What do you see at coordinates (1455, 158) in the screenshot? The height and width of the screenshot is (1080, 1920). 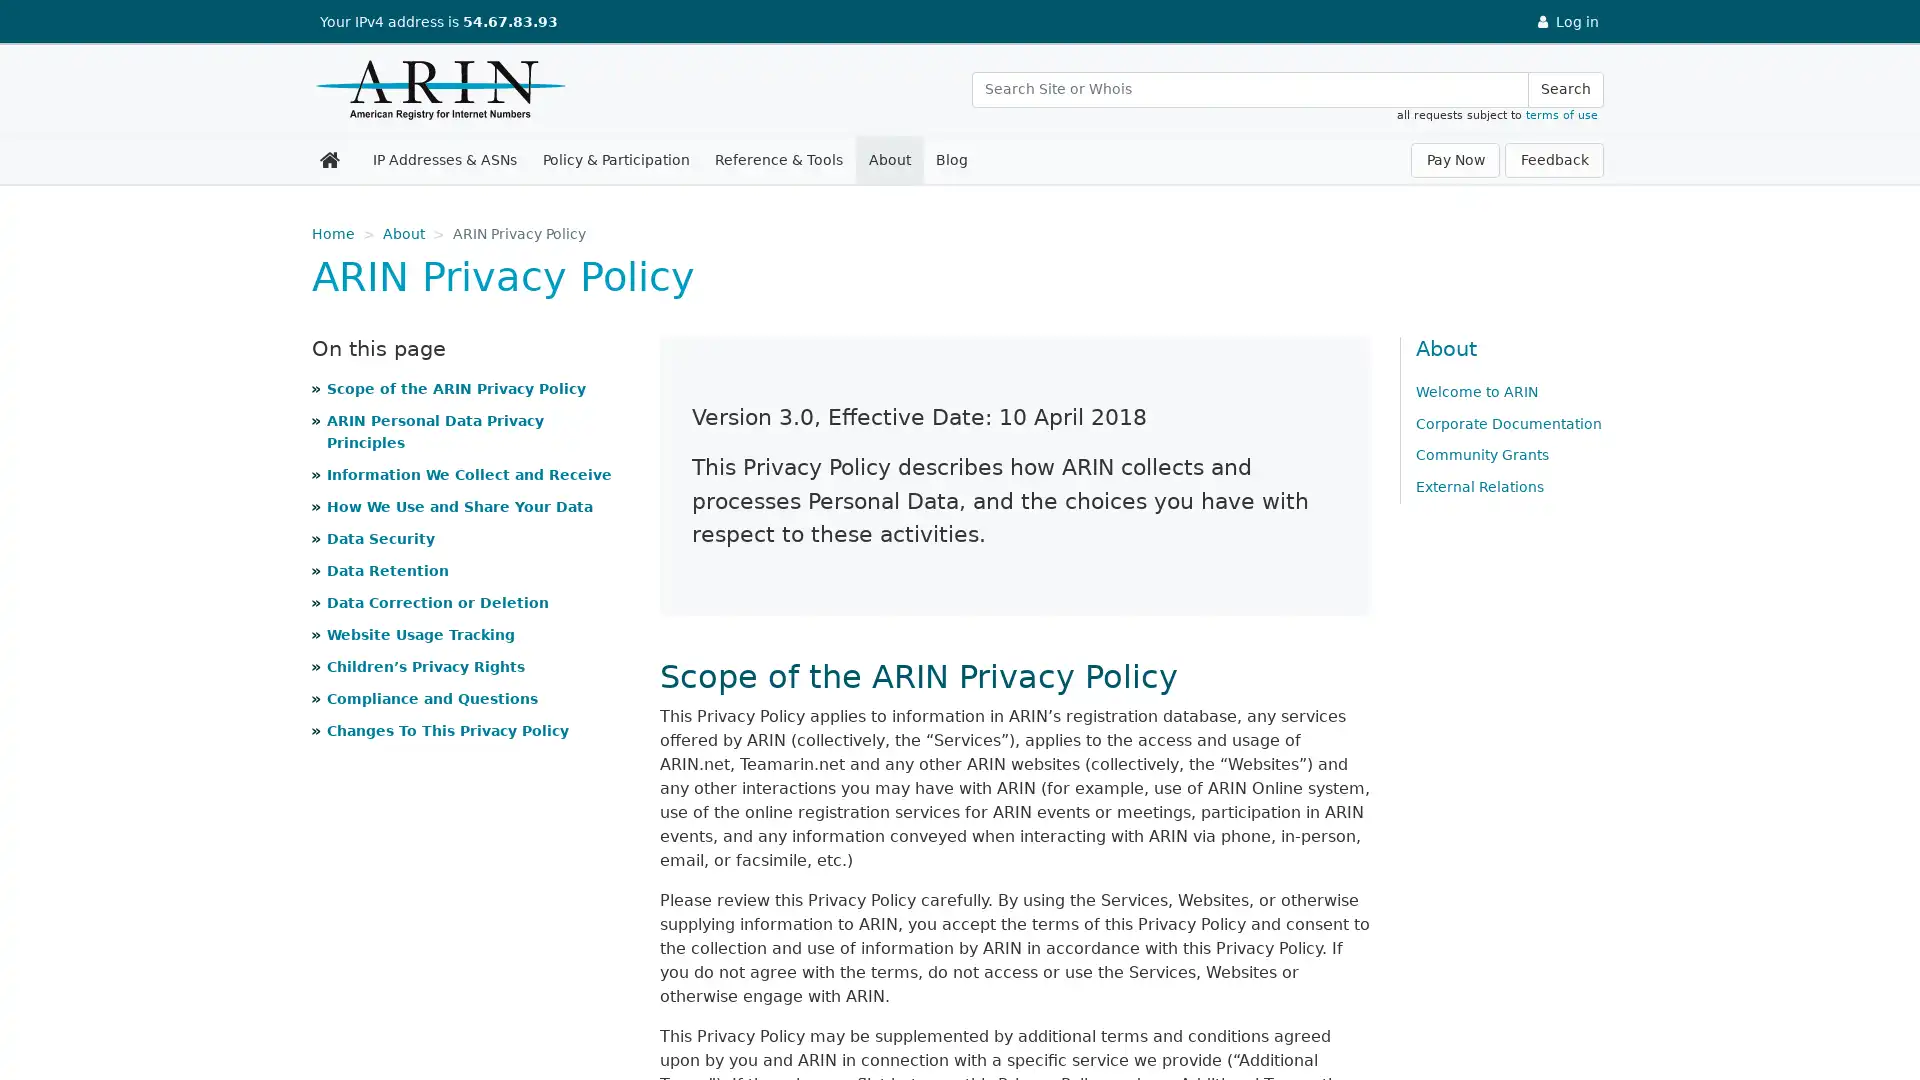 I see `Pay Now` at bounding box center [1455, 158].